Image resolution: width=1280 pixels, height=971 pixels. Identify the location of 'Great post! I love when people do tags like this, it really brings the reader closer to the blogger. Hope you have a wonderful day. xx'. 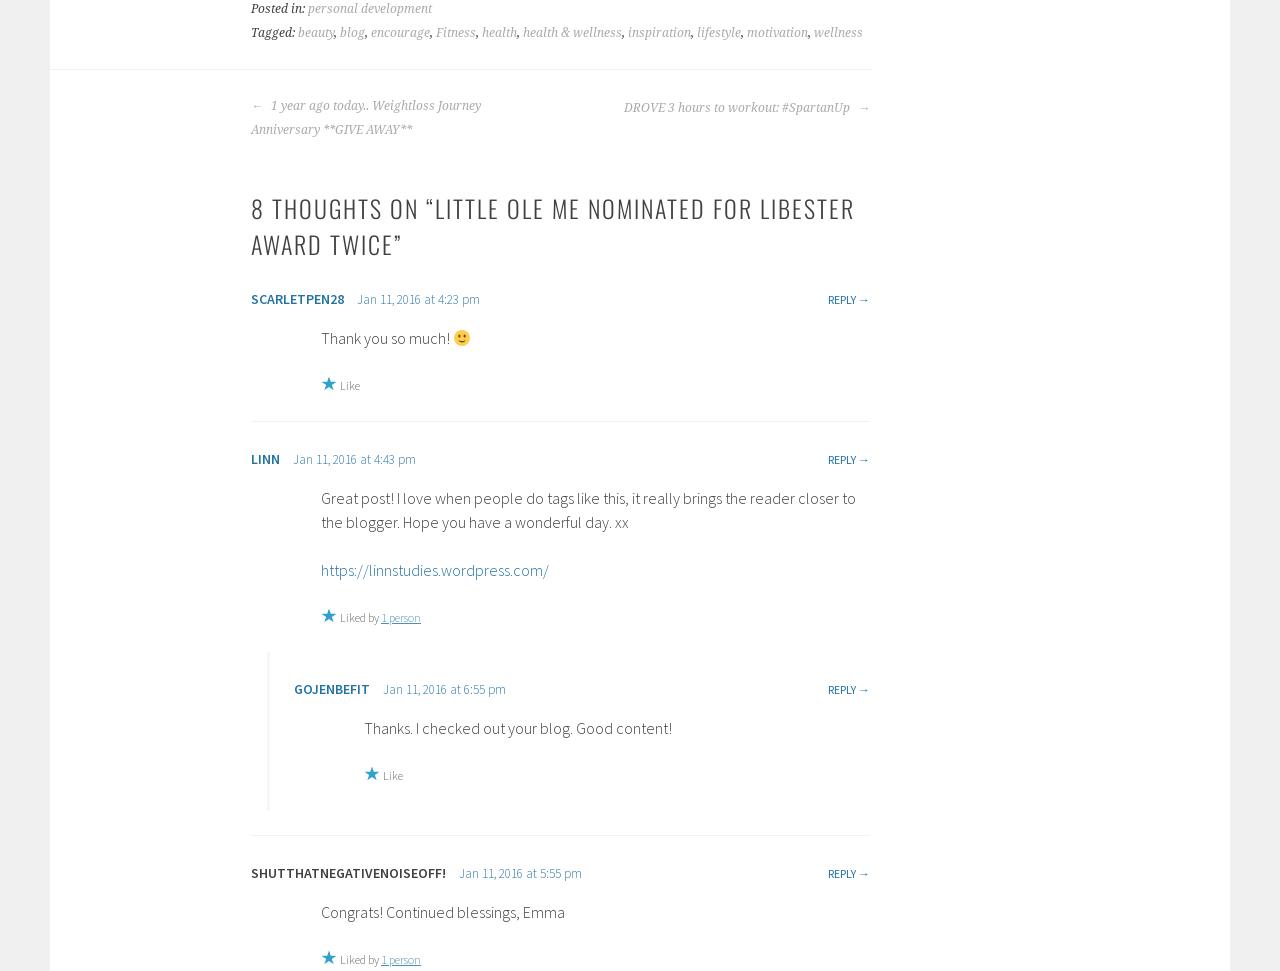
(587, 507).